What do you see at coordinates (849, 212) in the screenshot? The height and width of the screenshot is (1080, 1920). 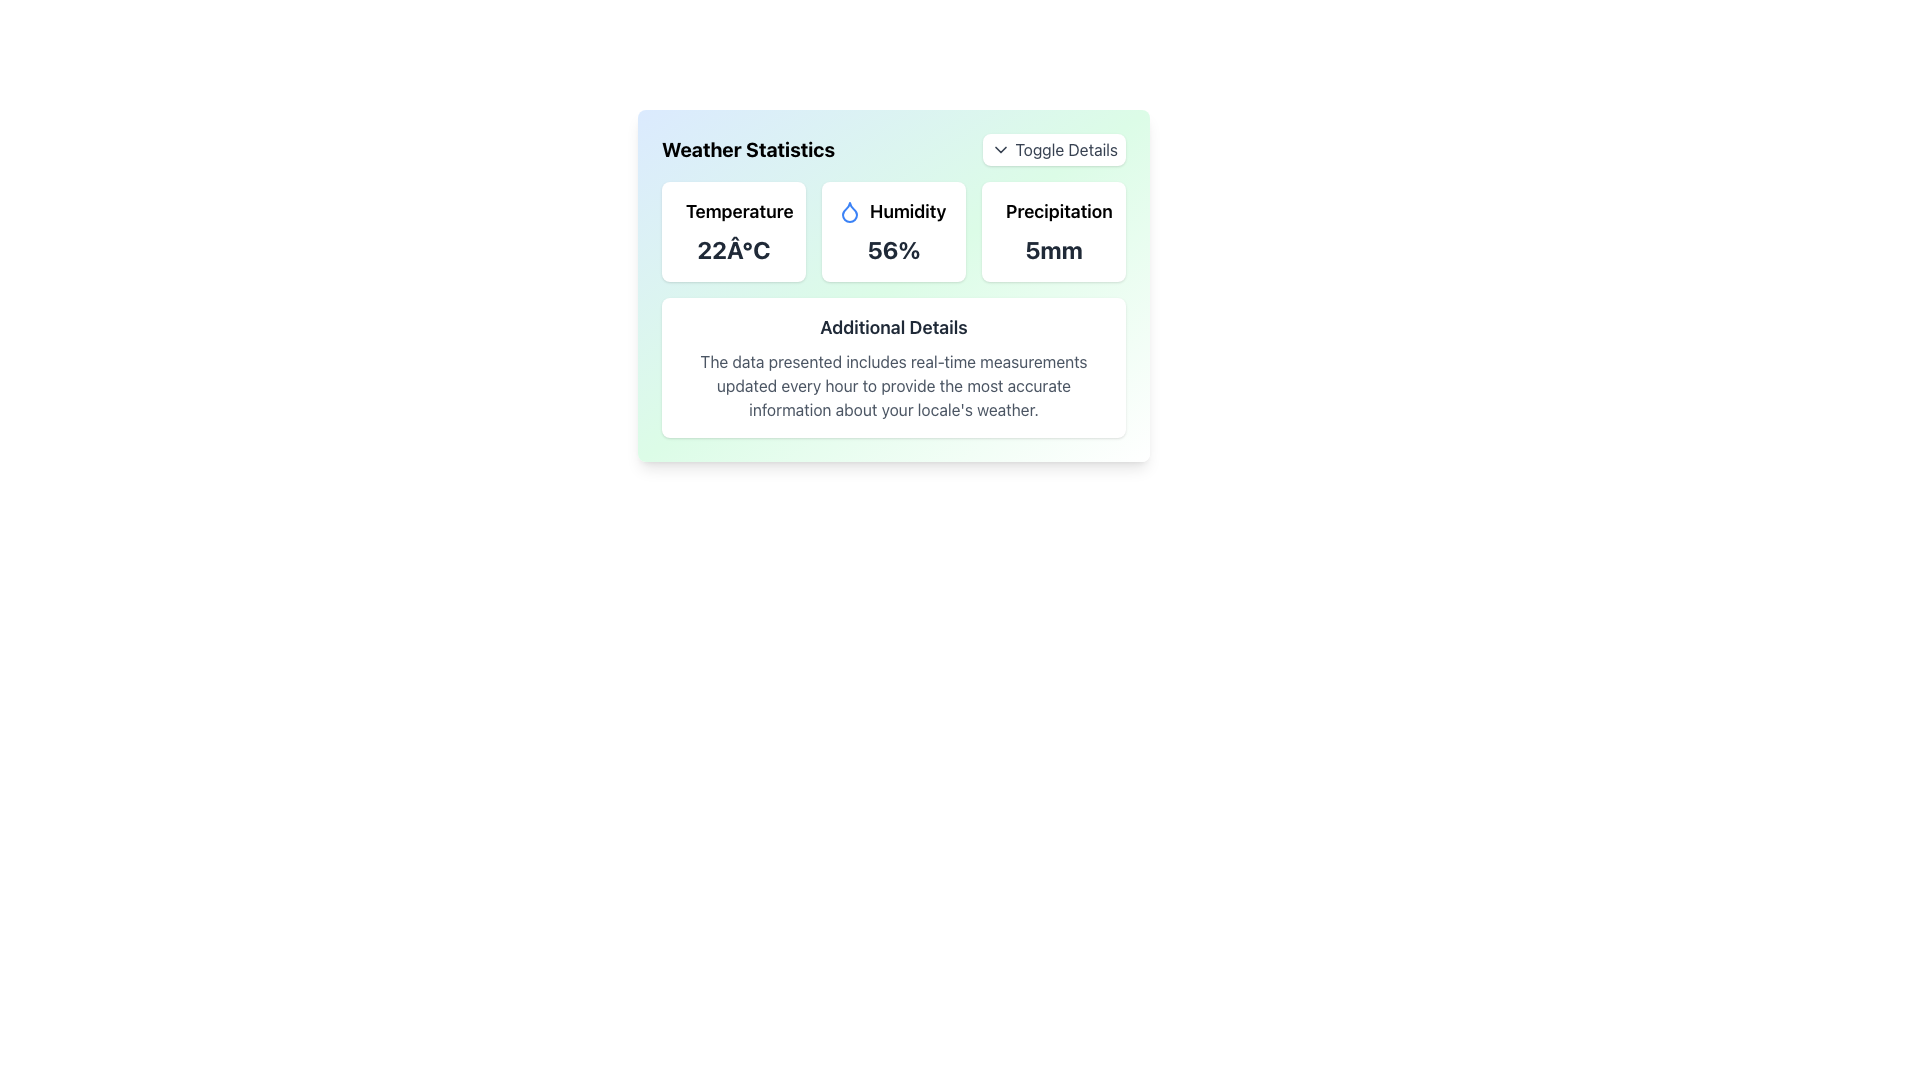 I see `the droplet-shaped icon with a blue border located at the center of the second column in the Weather Statistics card, next to the 'Humidity' label` at bounding box center [849, 212].